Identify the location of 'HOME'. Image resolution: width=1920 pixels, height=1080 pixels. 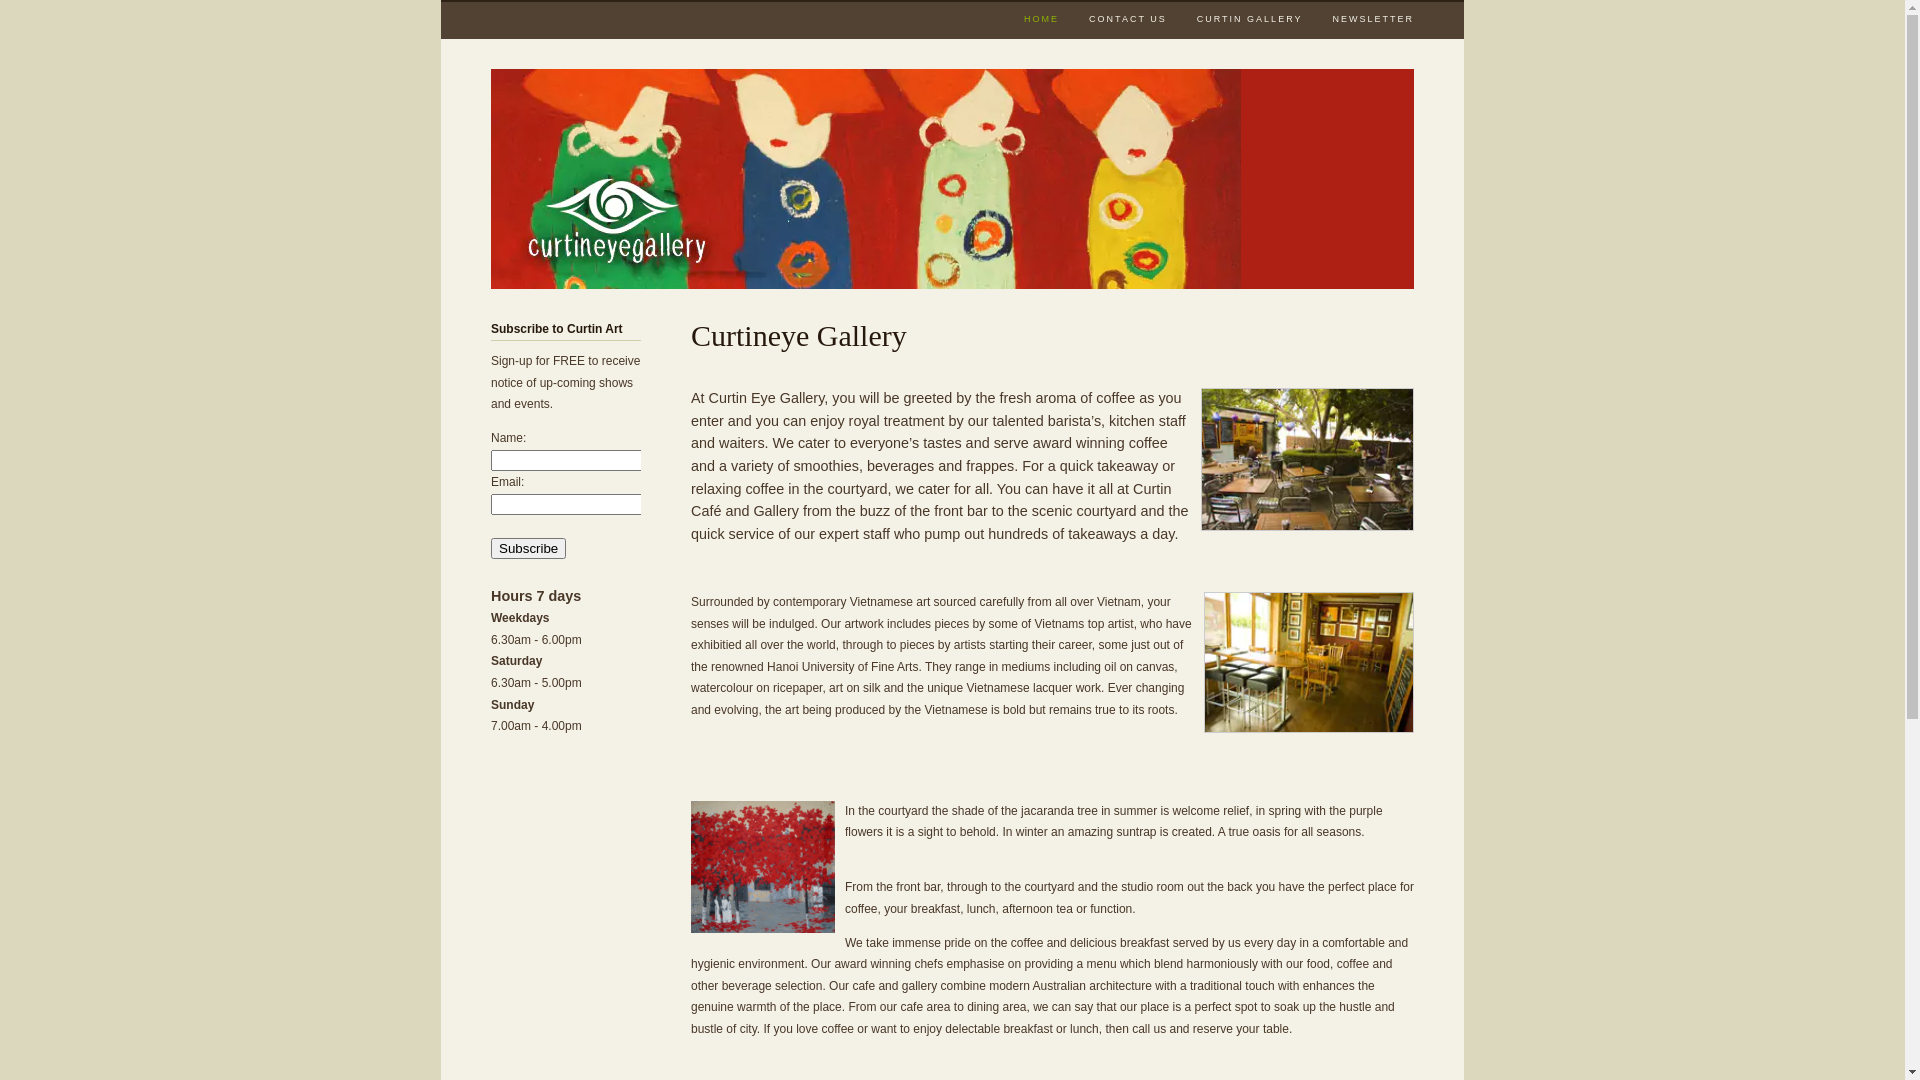
(1040, 19).